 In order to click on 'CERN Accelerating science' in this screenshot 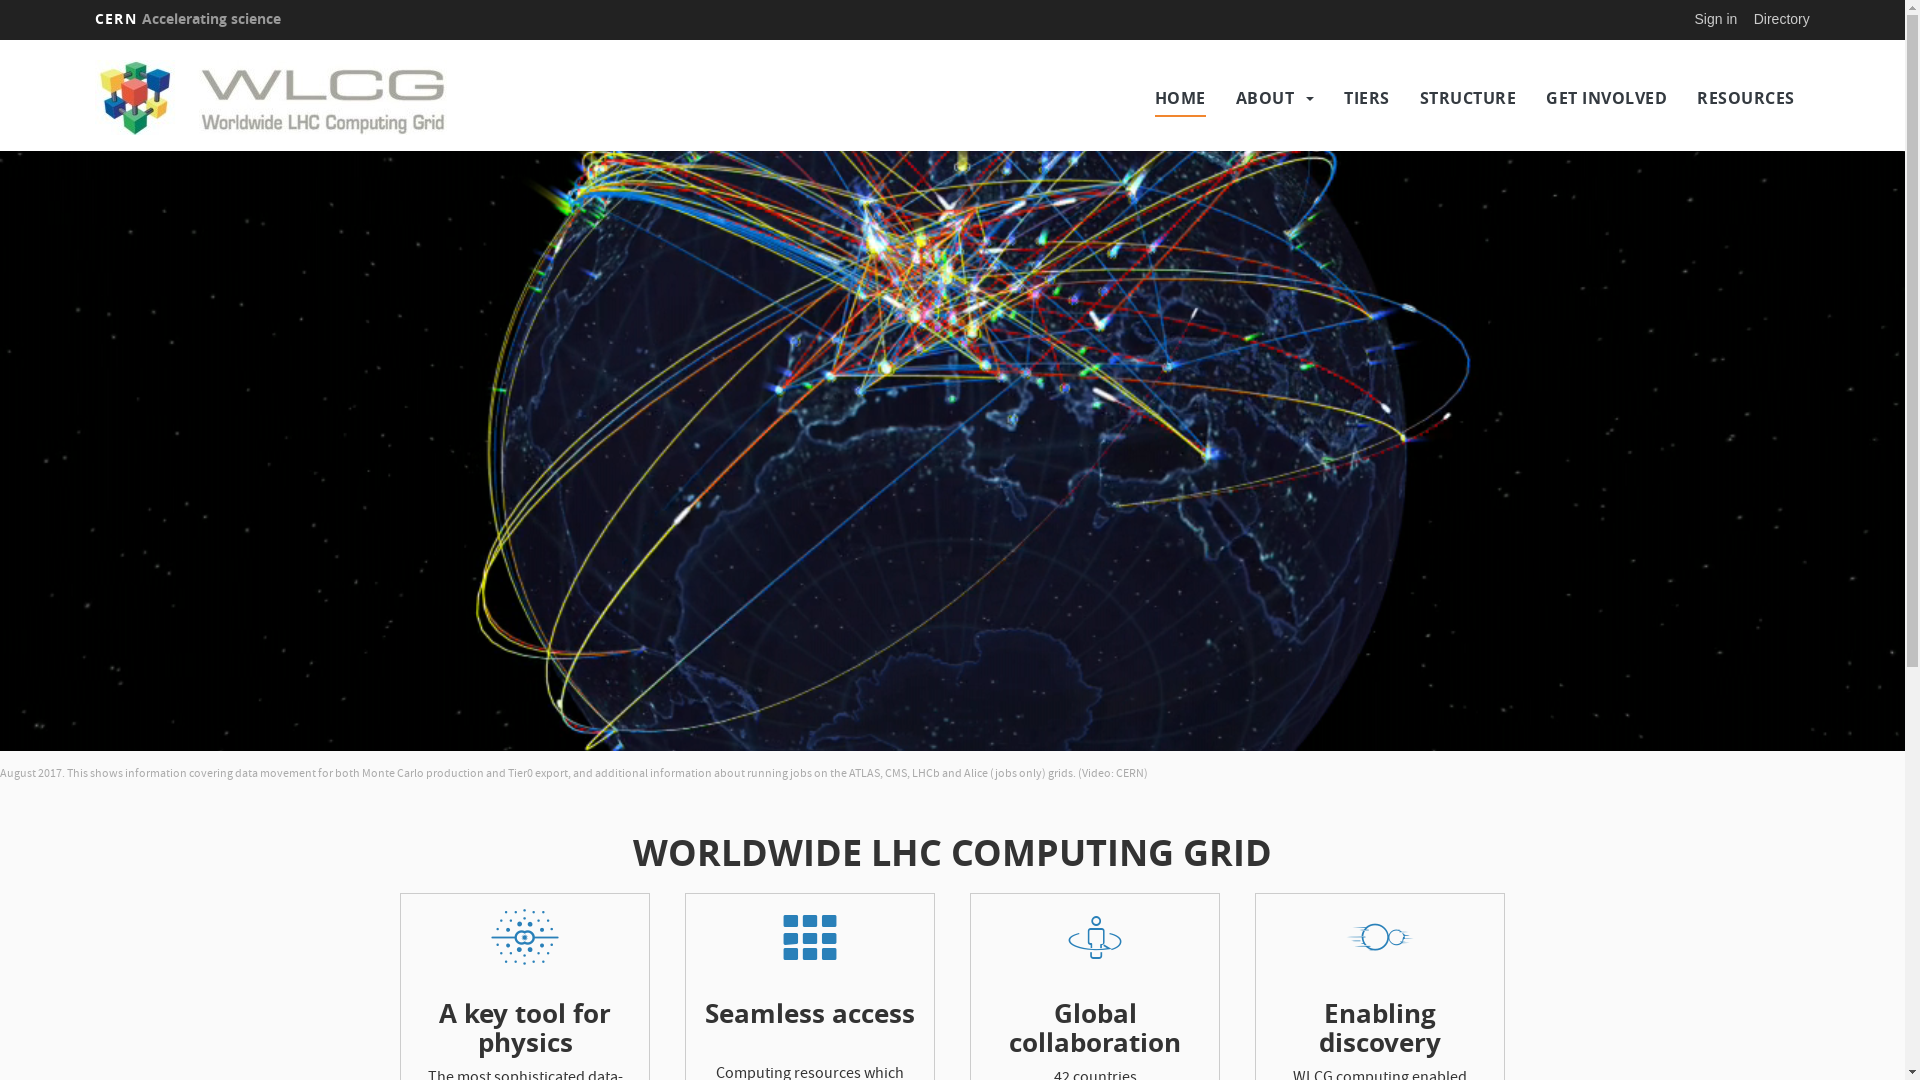, I will do `click(187, 19)`.